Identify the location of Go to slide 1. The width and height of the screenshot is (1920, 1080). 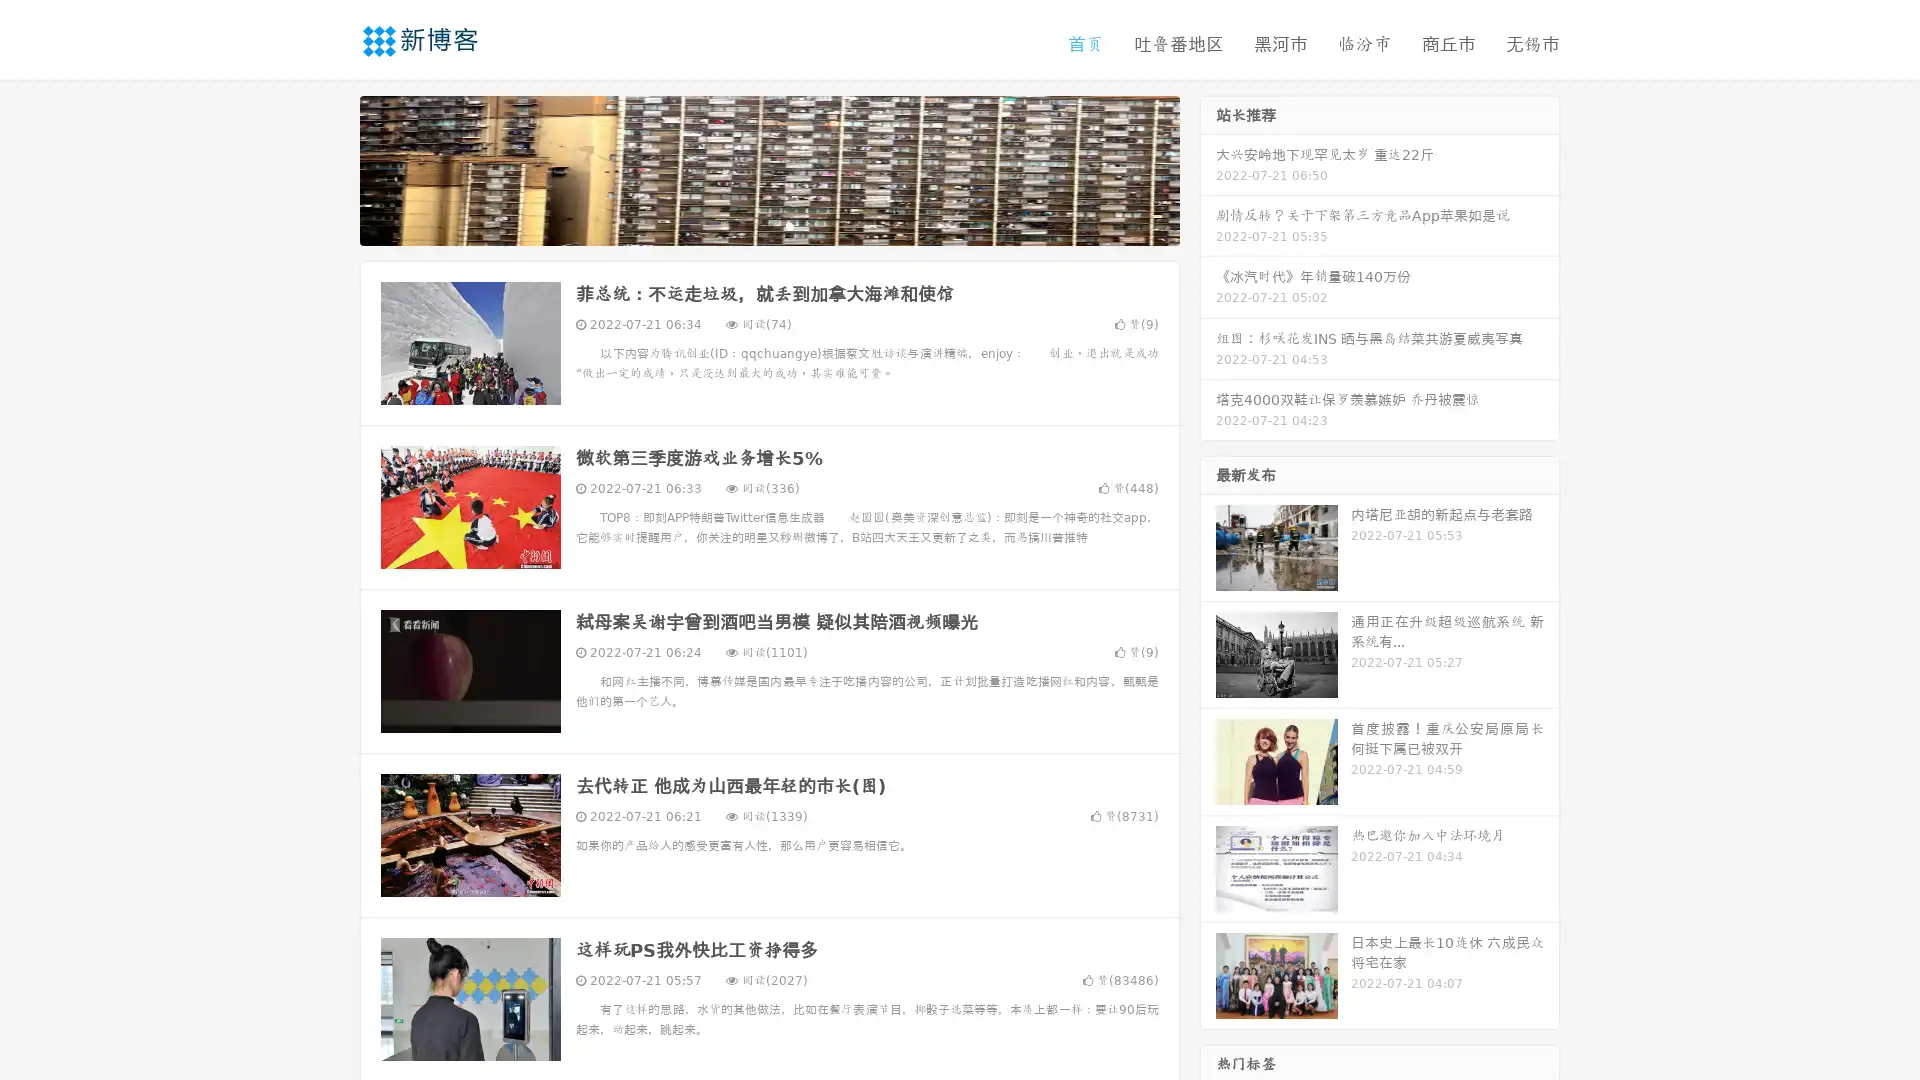
(748, 225).